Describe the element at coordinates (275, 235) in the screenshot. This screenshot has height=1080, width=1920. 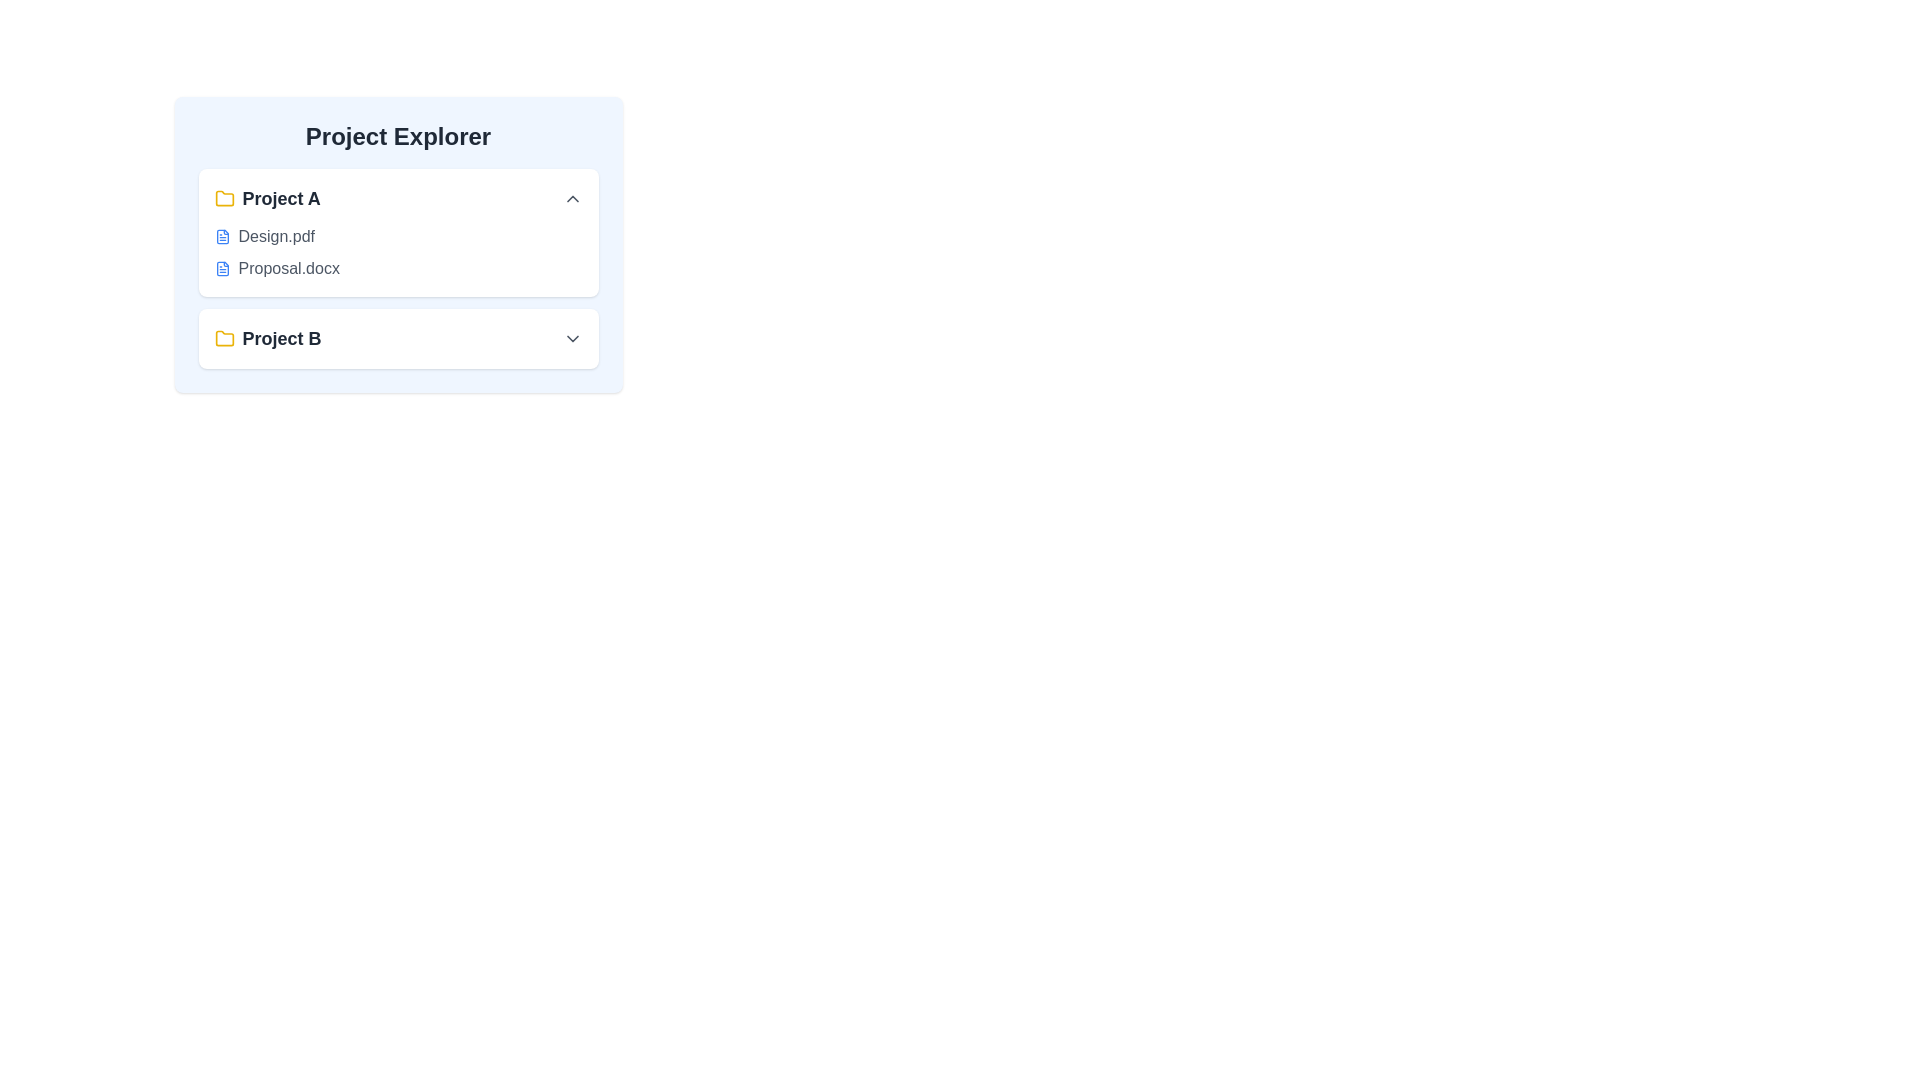
I see `the file named 'Design.pdf' to select it` at that location.